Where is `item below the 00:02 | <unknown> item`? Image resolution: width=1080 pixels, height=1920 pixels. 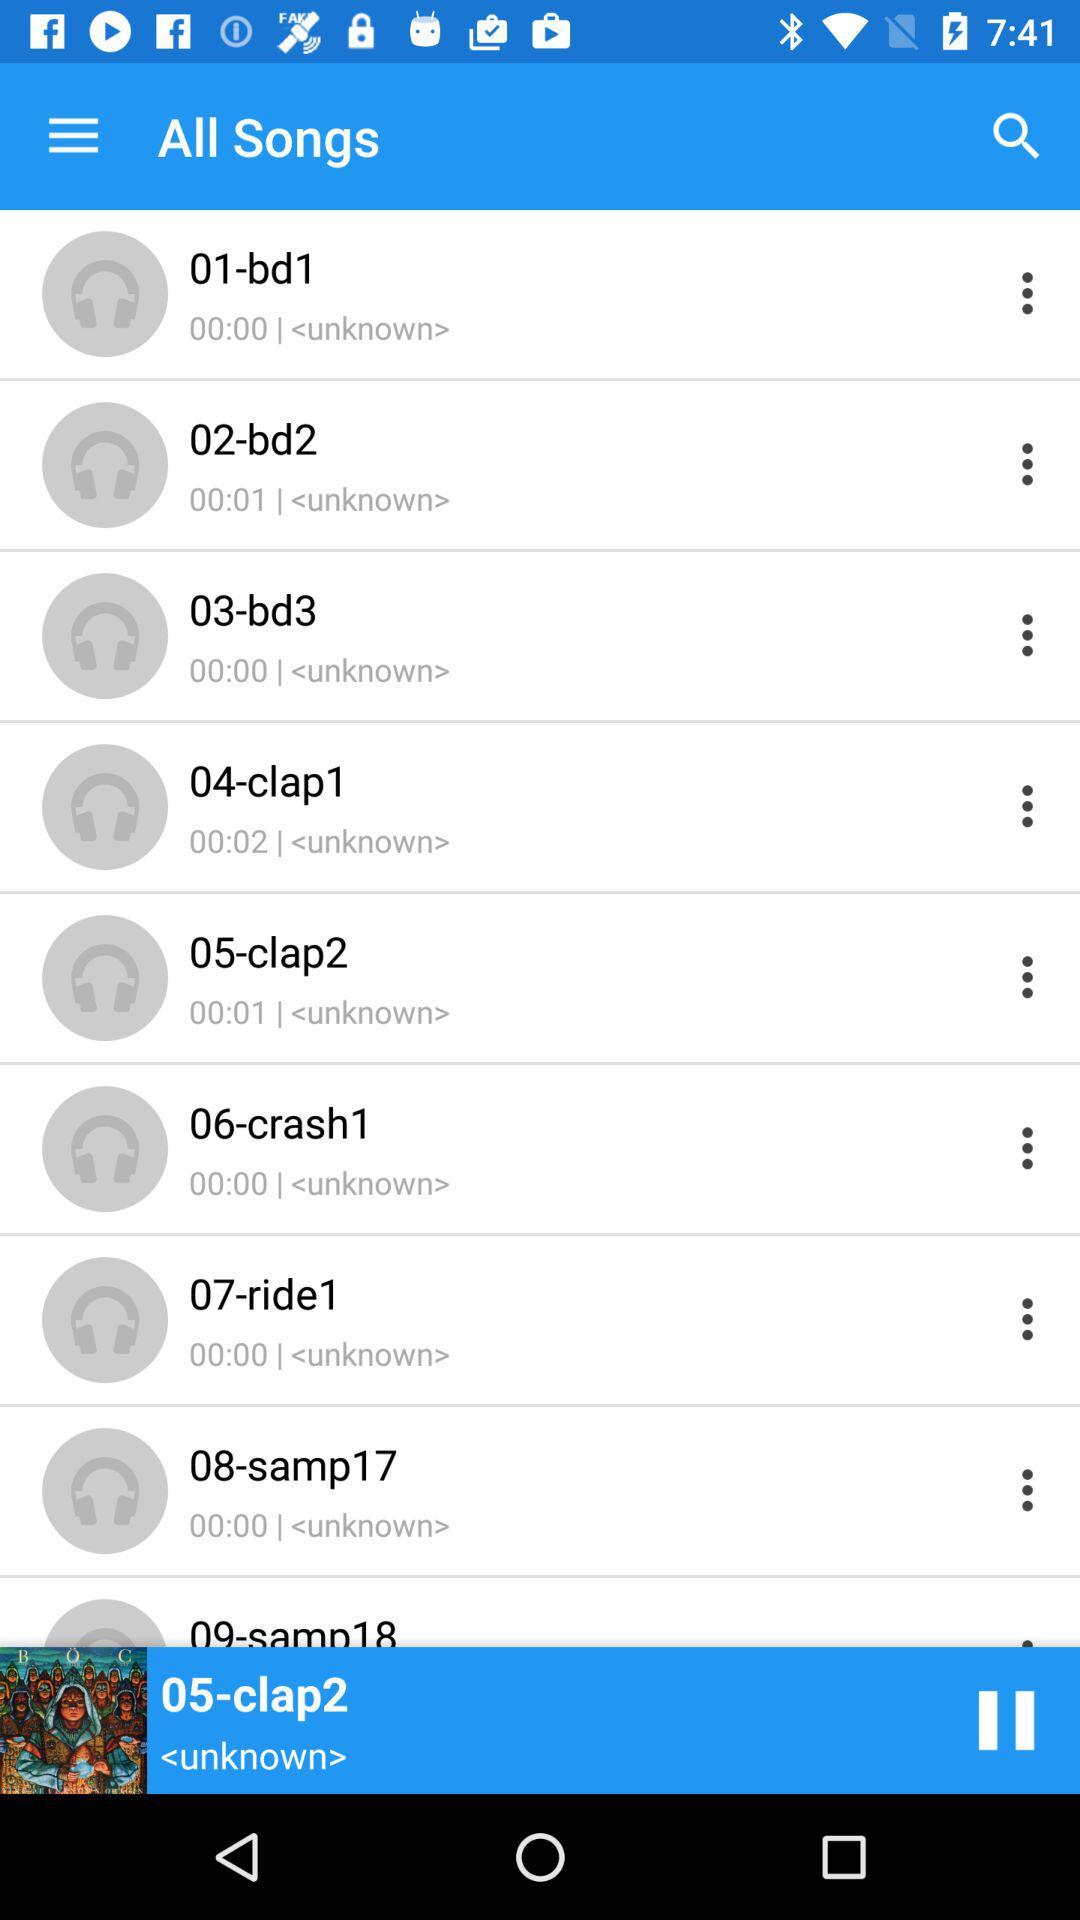 item below the 00:02 | <unknown> item is located at coordinates (591, 949).